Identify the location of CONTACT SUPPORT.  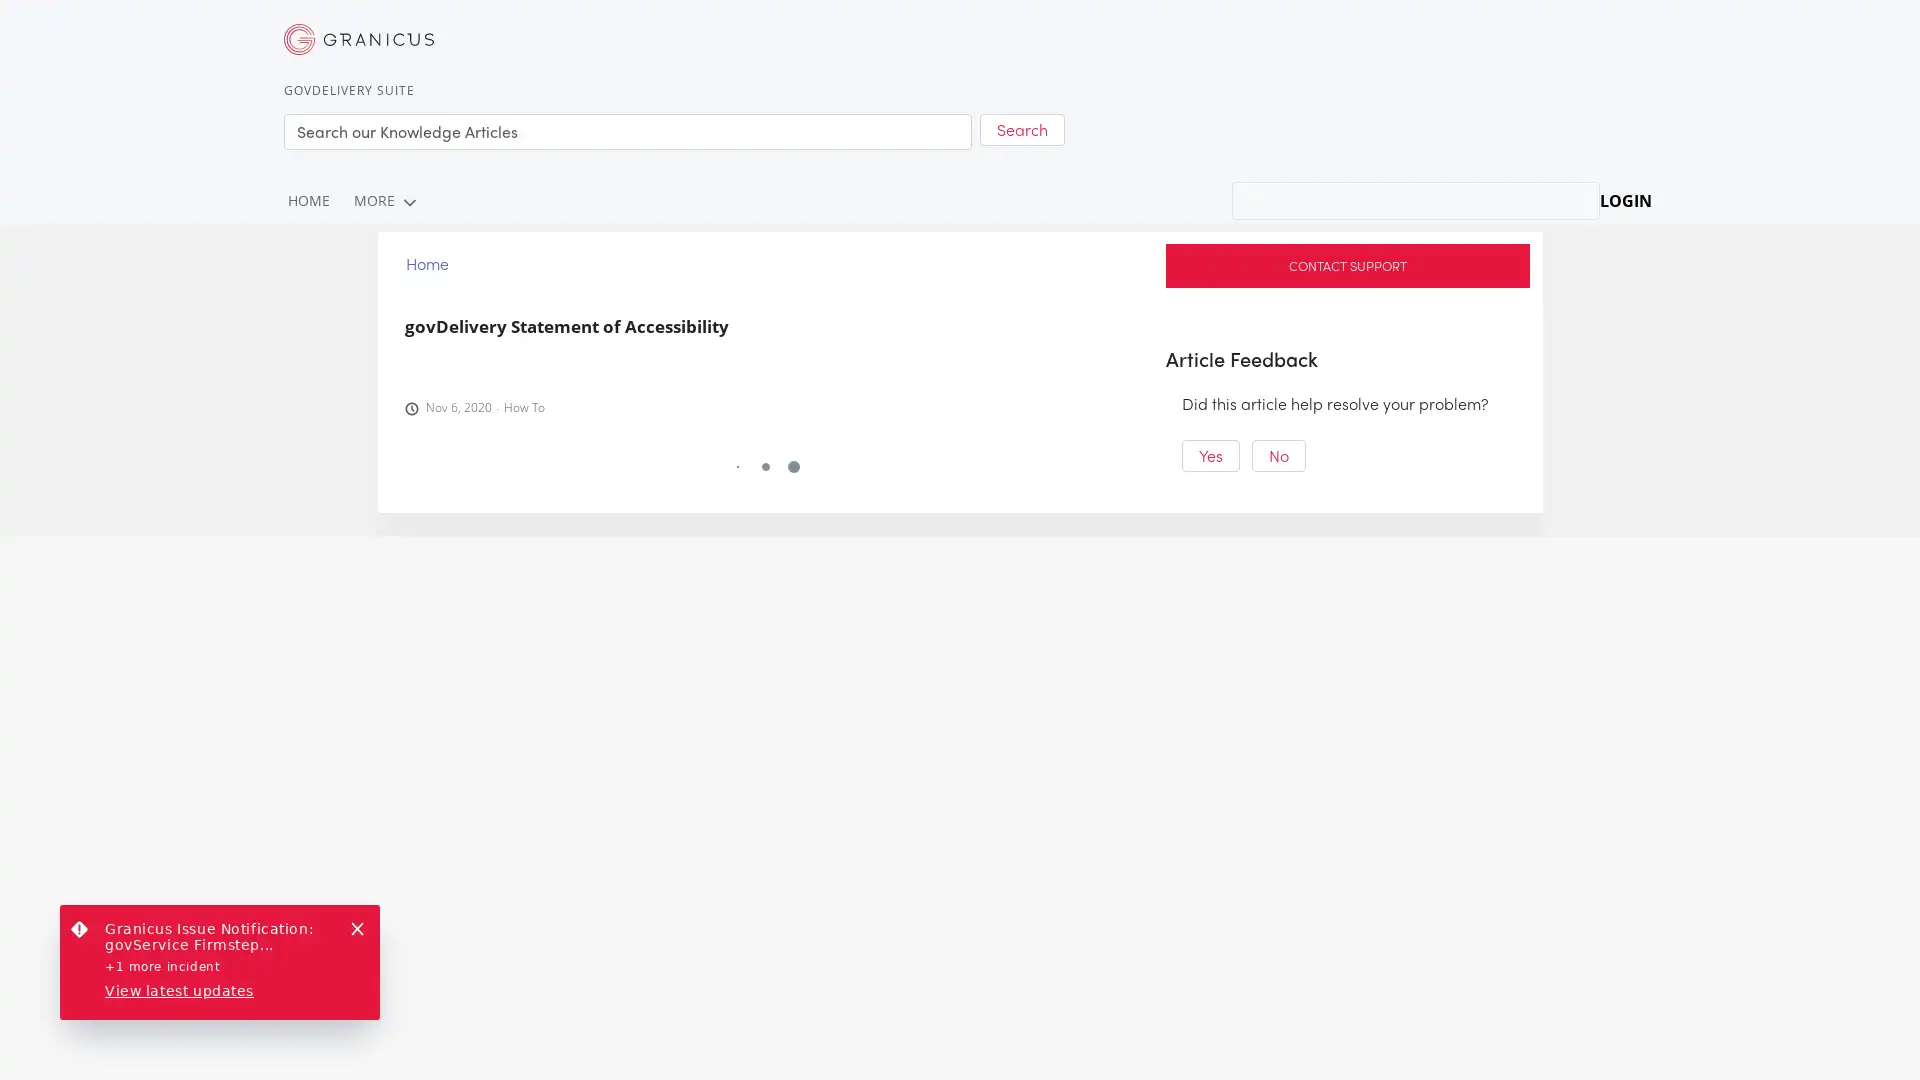
(1348, 264).